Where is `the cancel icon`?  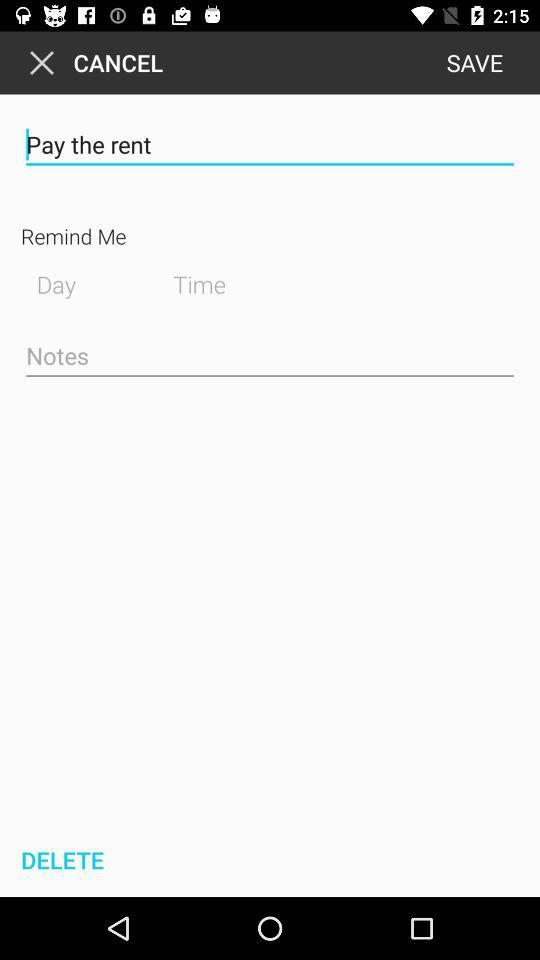
the cancel icon is located at coordinates (91, 62).